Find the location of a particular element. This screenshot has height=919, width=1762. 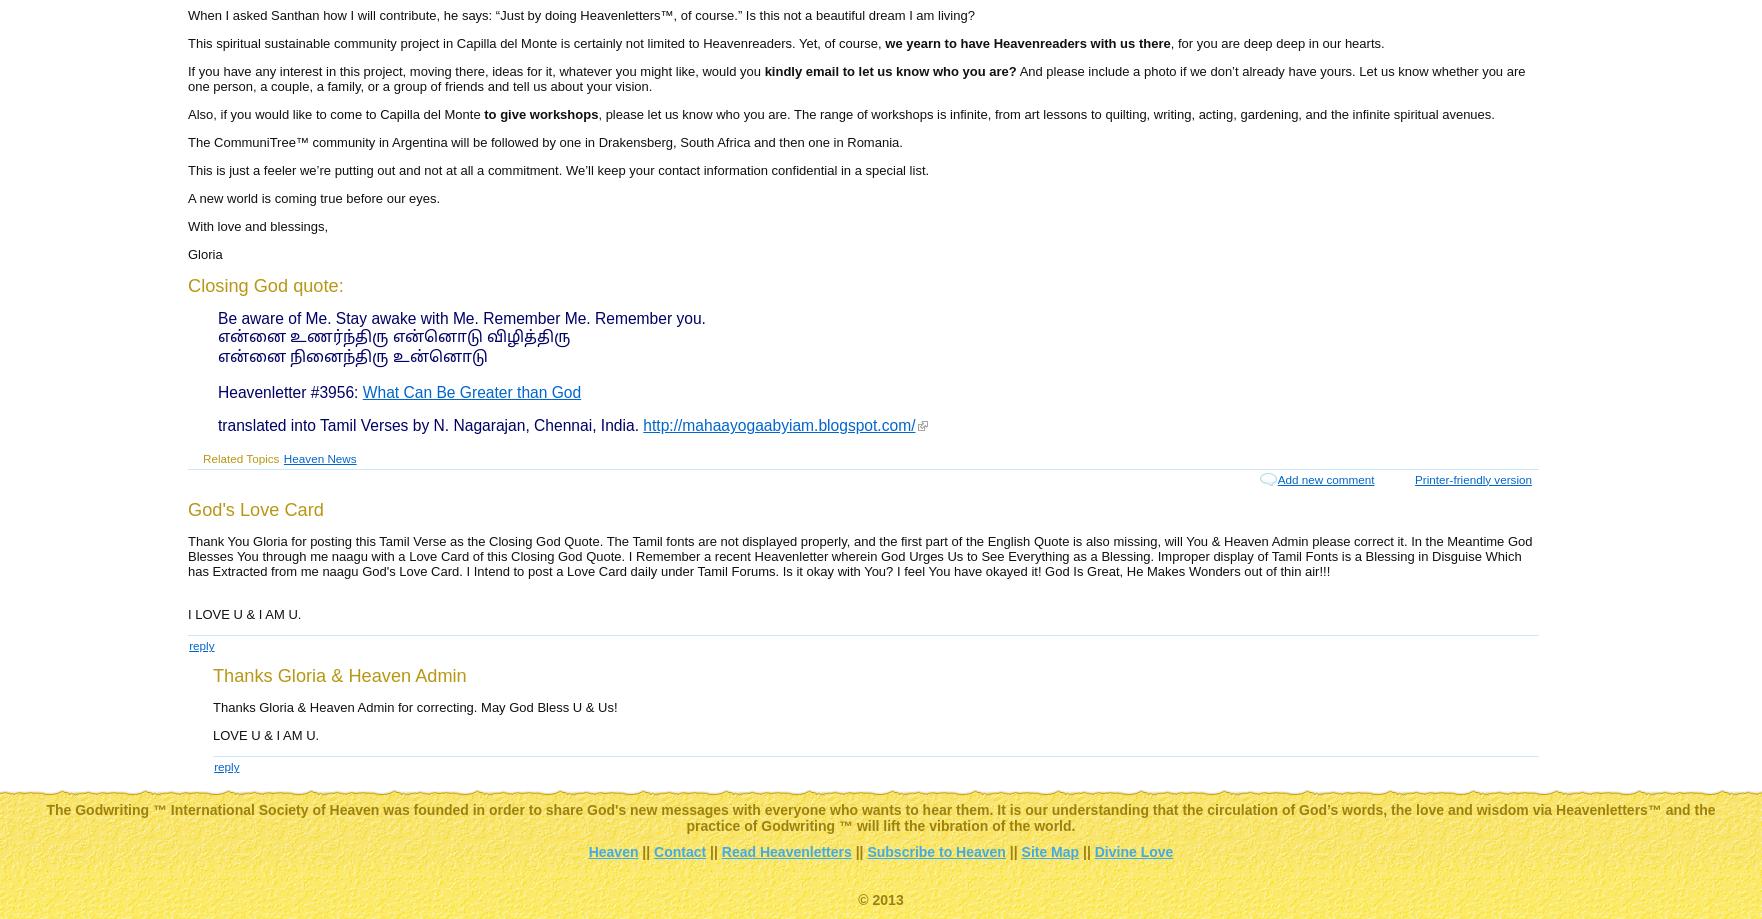

'Heaven' is located at coordinates (611, 851).